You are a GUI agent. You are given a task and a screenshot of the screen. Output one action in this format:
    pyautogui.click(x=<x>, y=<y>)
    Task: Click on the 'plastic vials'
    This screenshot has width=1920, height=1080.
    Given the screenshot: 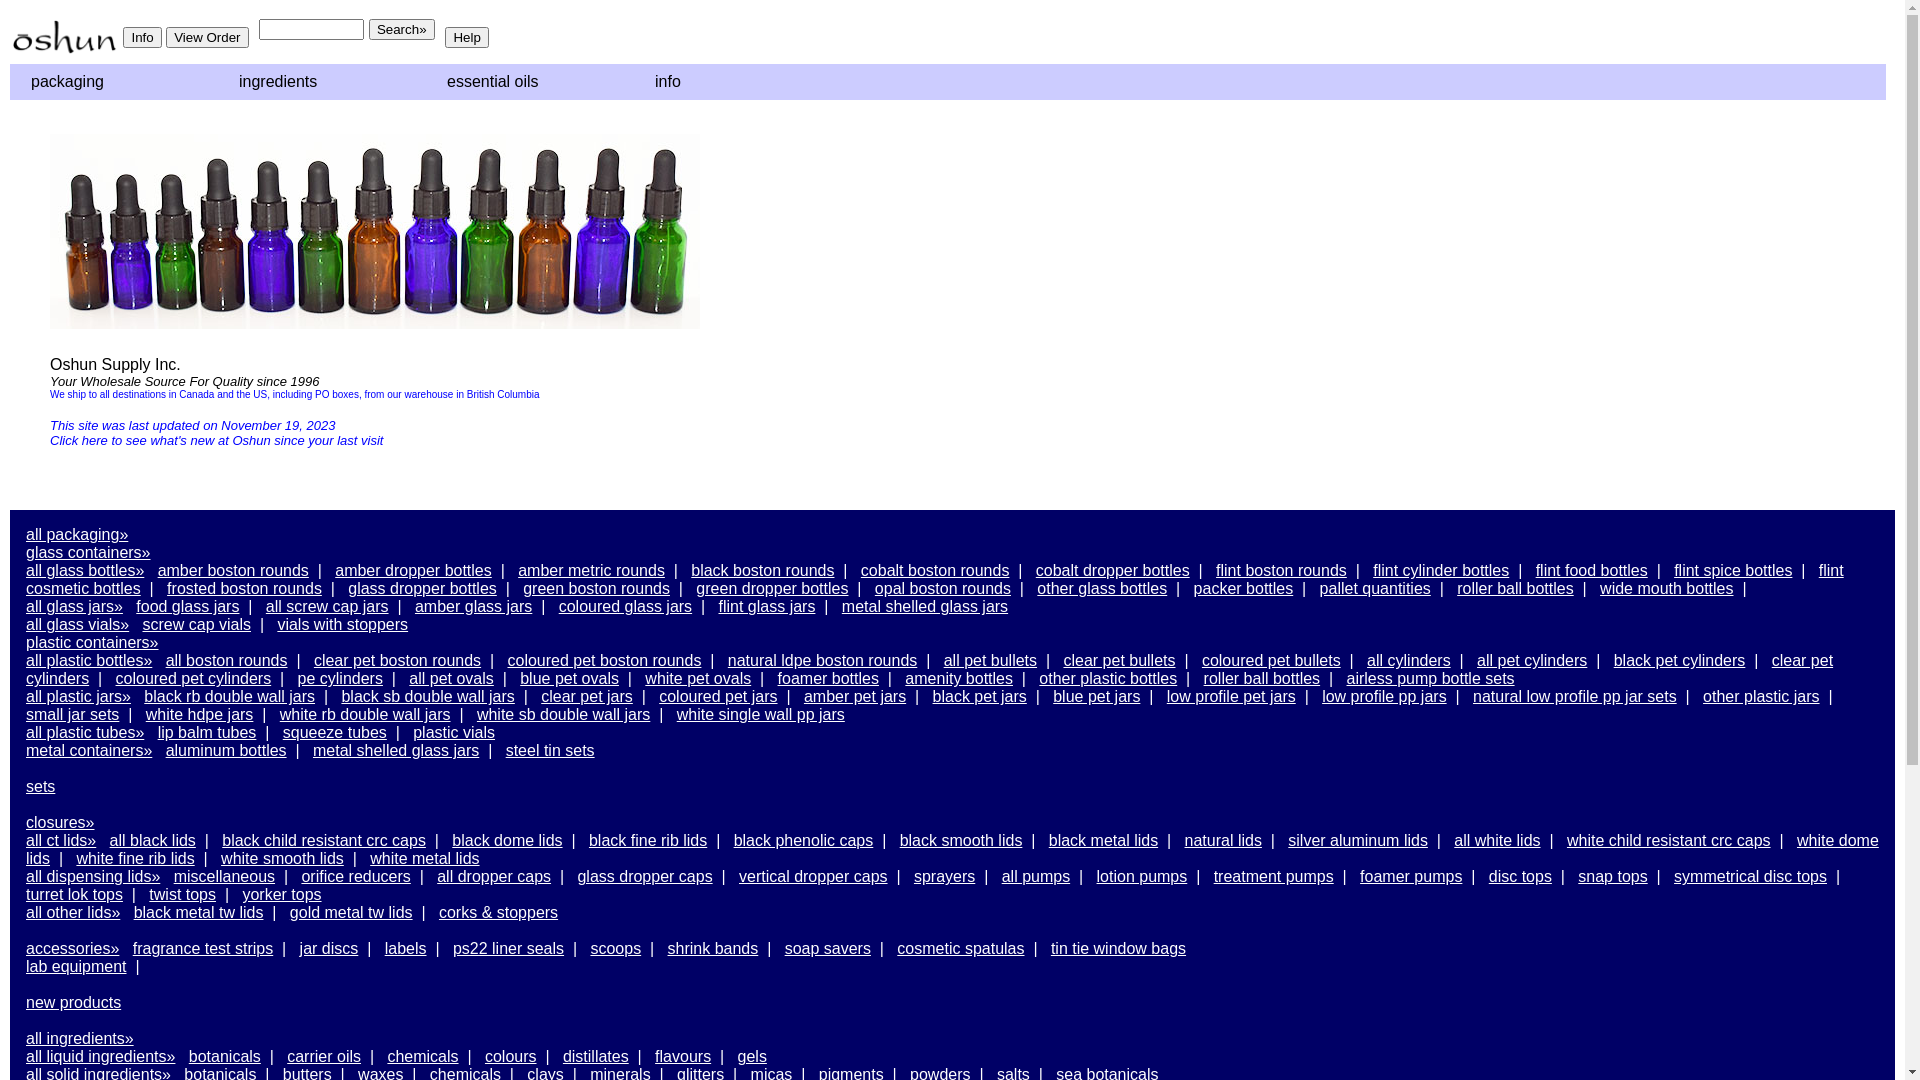 What is the action you would take?
    pyautogui.click(x=453, y=732)
    